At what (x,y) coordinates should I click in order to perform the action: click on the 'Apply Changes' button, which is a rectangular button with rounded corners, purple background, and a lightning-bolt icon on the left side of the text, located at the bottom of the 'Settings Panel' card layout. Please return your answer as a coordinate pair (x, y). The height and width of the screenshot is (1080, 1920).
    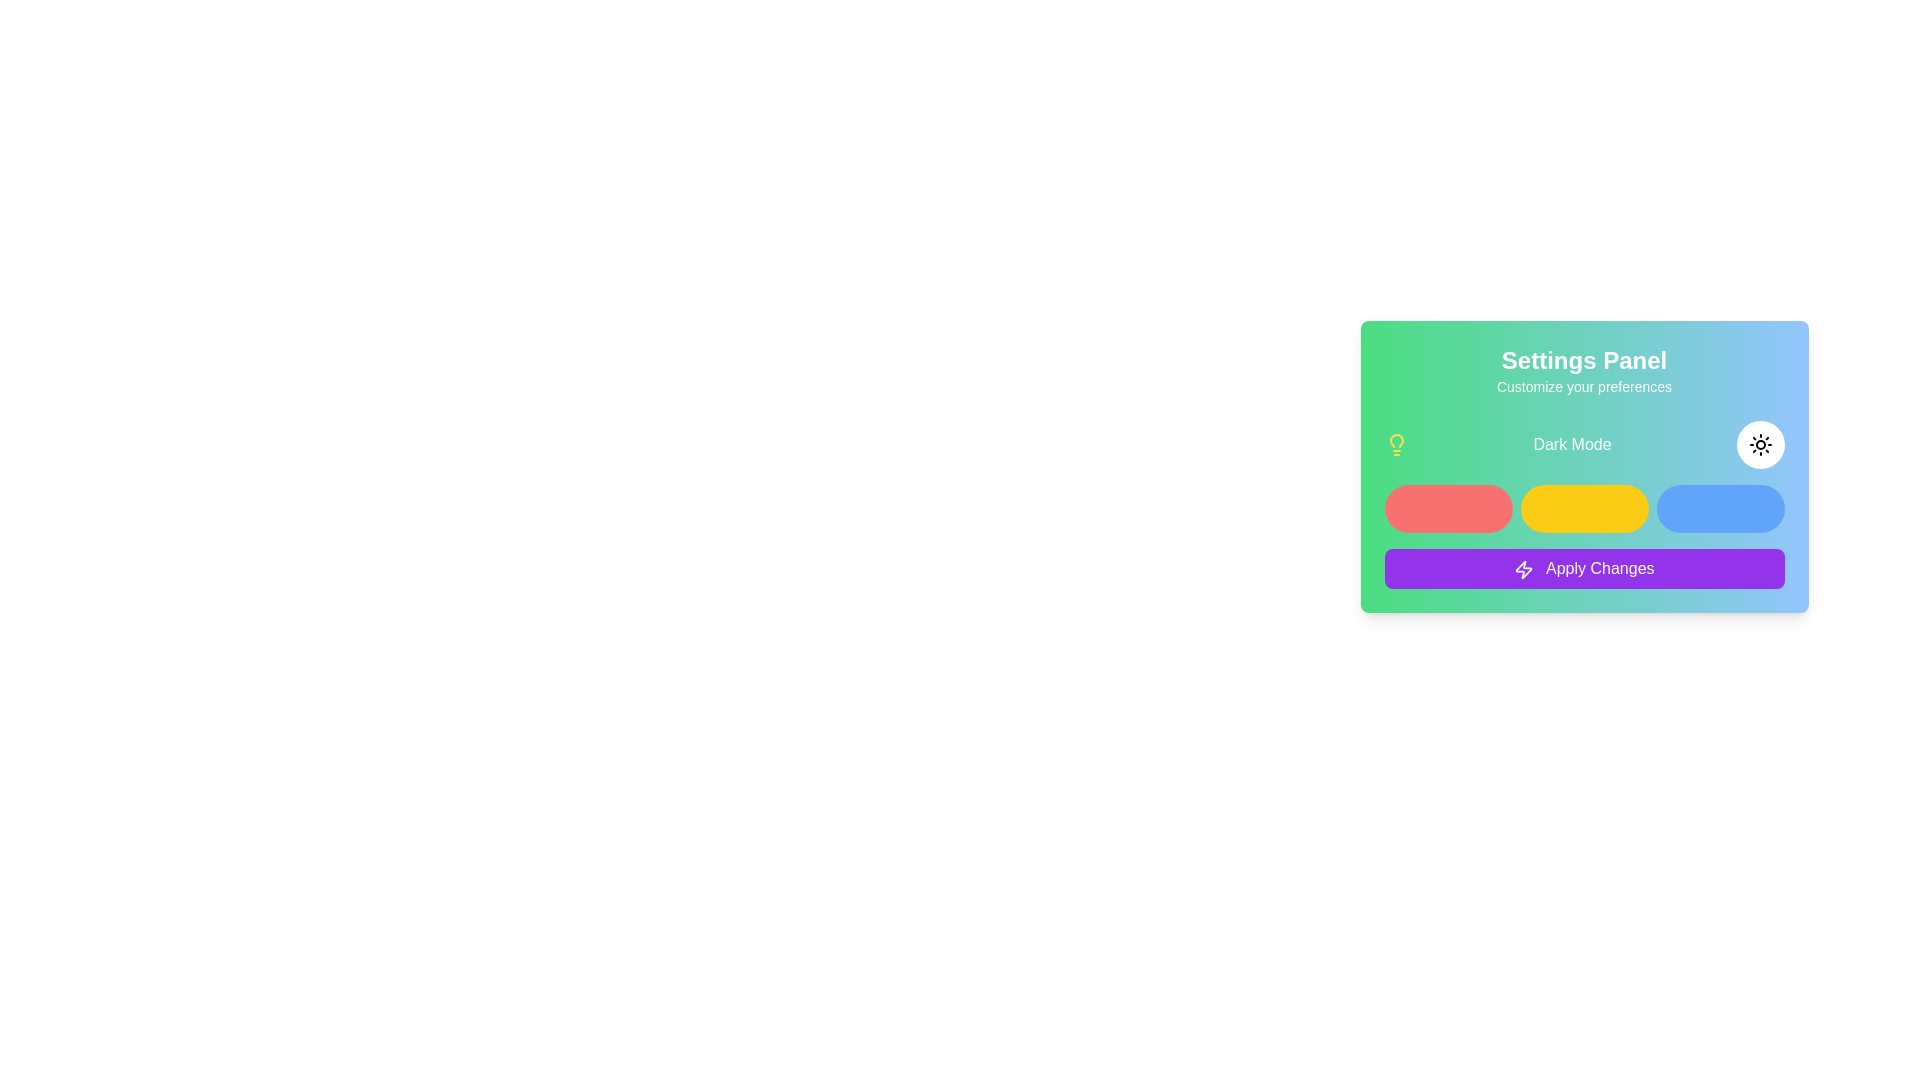
    Looking at the image, I should click on (1583, 569).